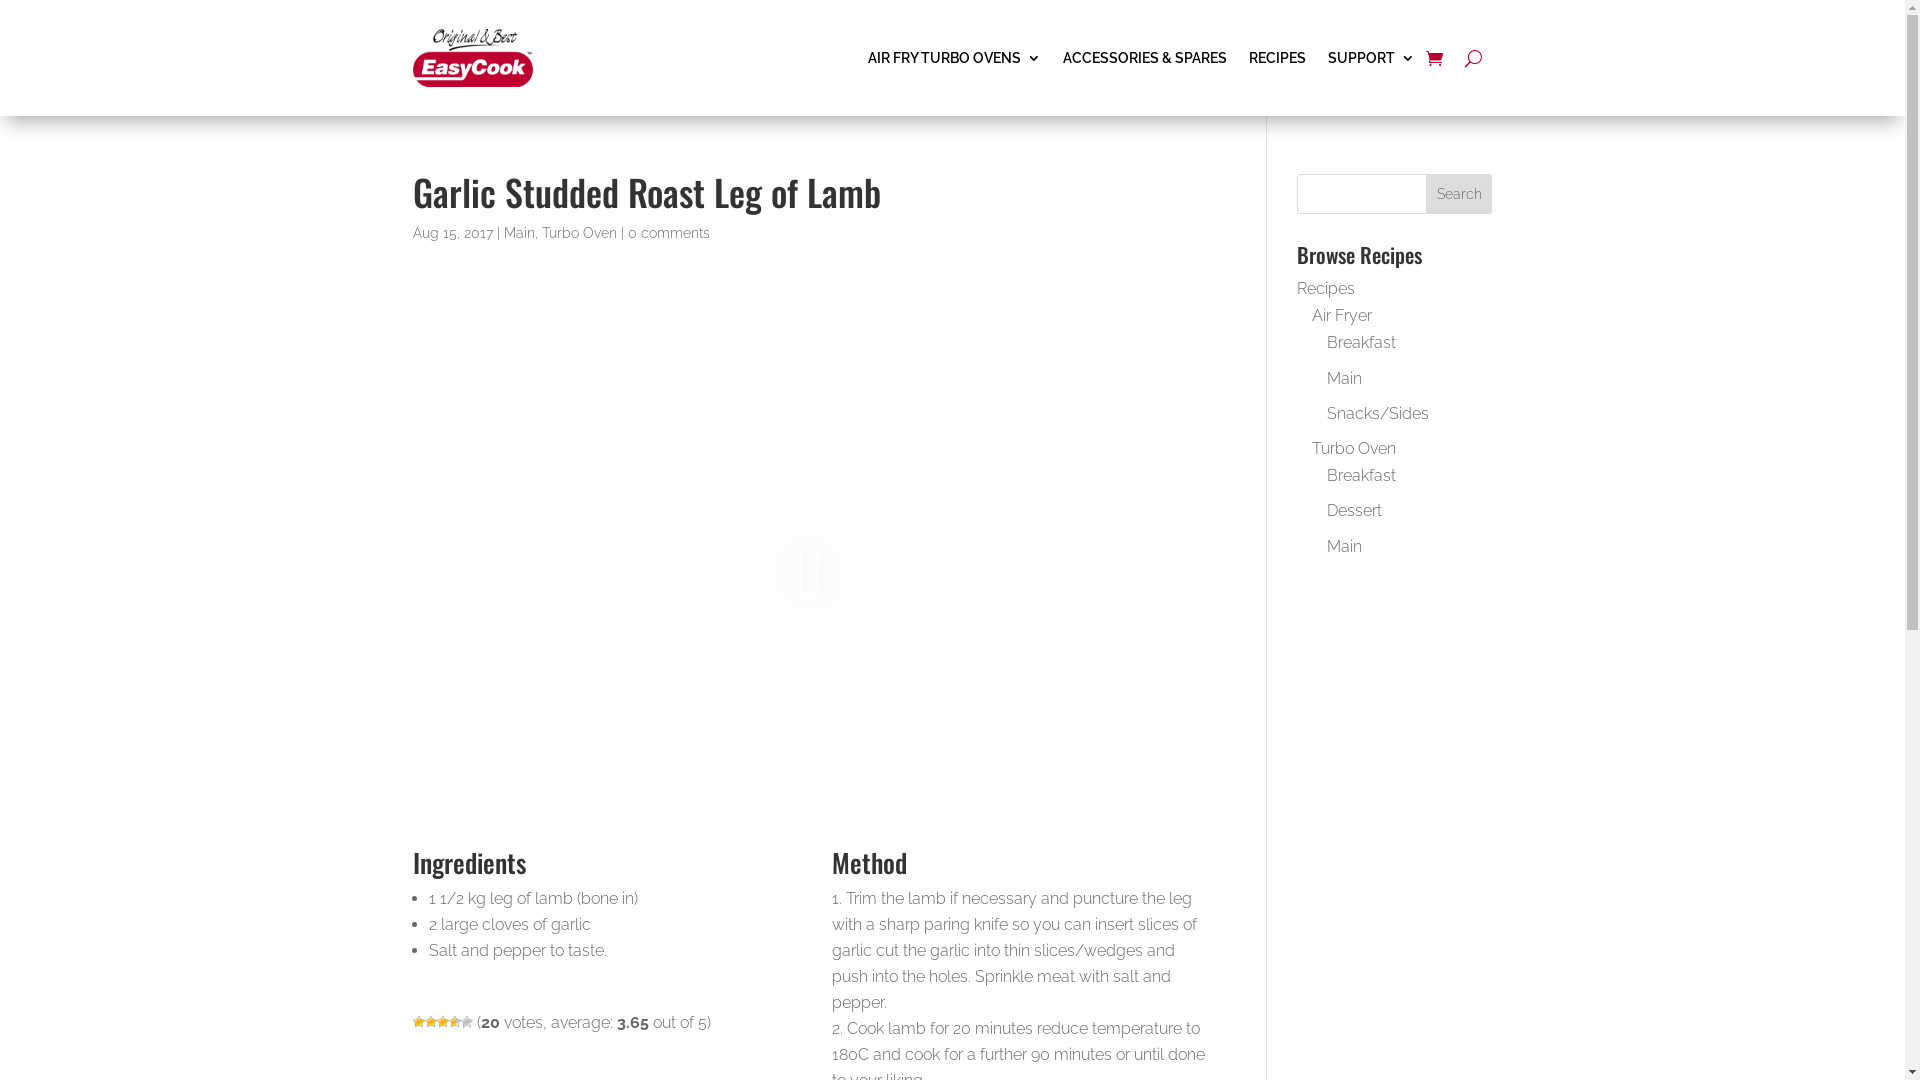 The height and width of the screenshot is (1080, 1920). What do you see at coordinates (809, 572) in the screenshot?
I see `'Play video "Roasted leg of Lamb"'` at bounding box center [809, 572].